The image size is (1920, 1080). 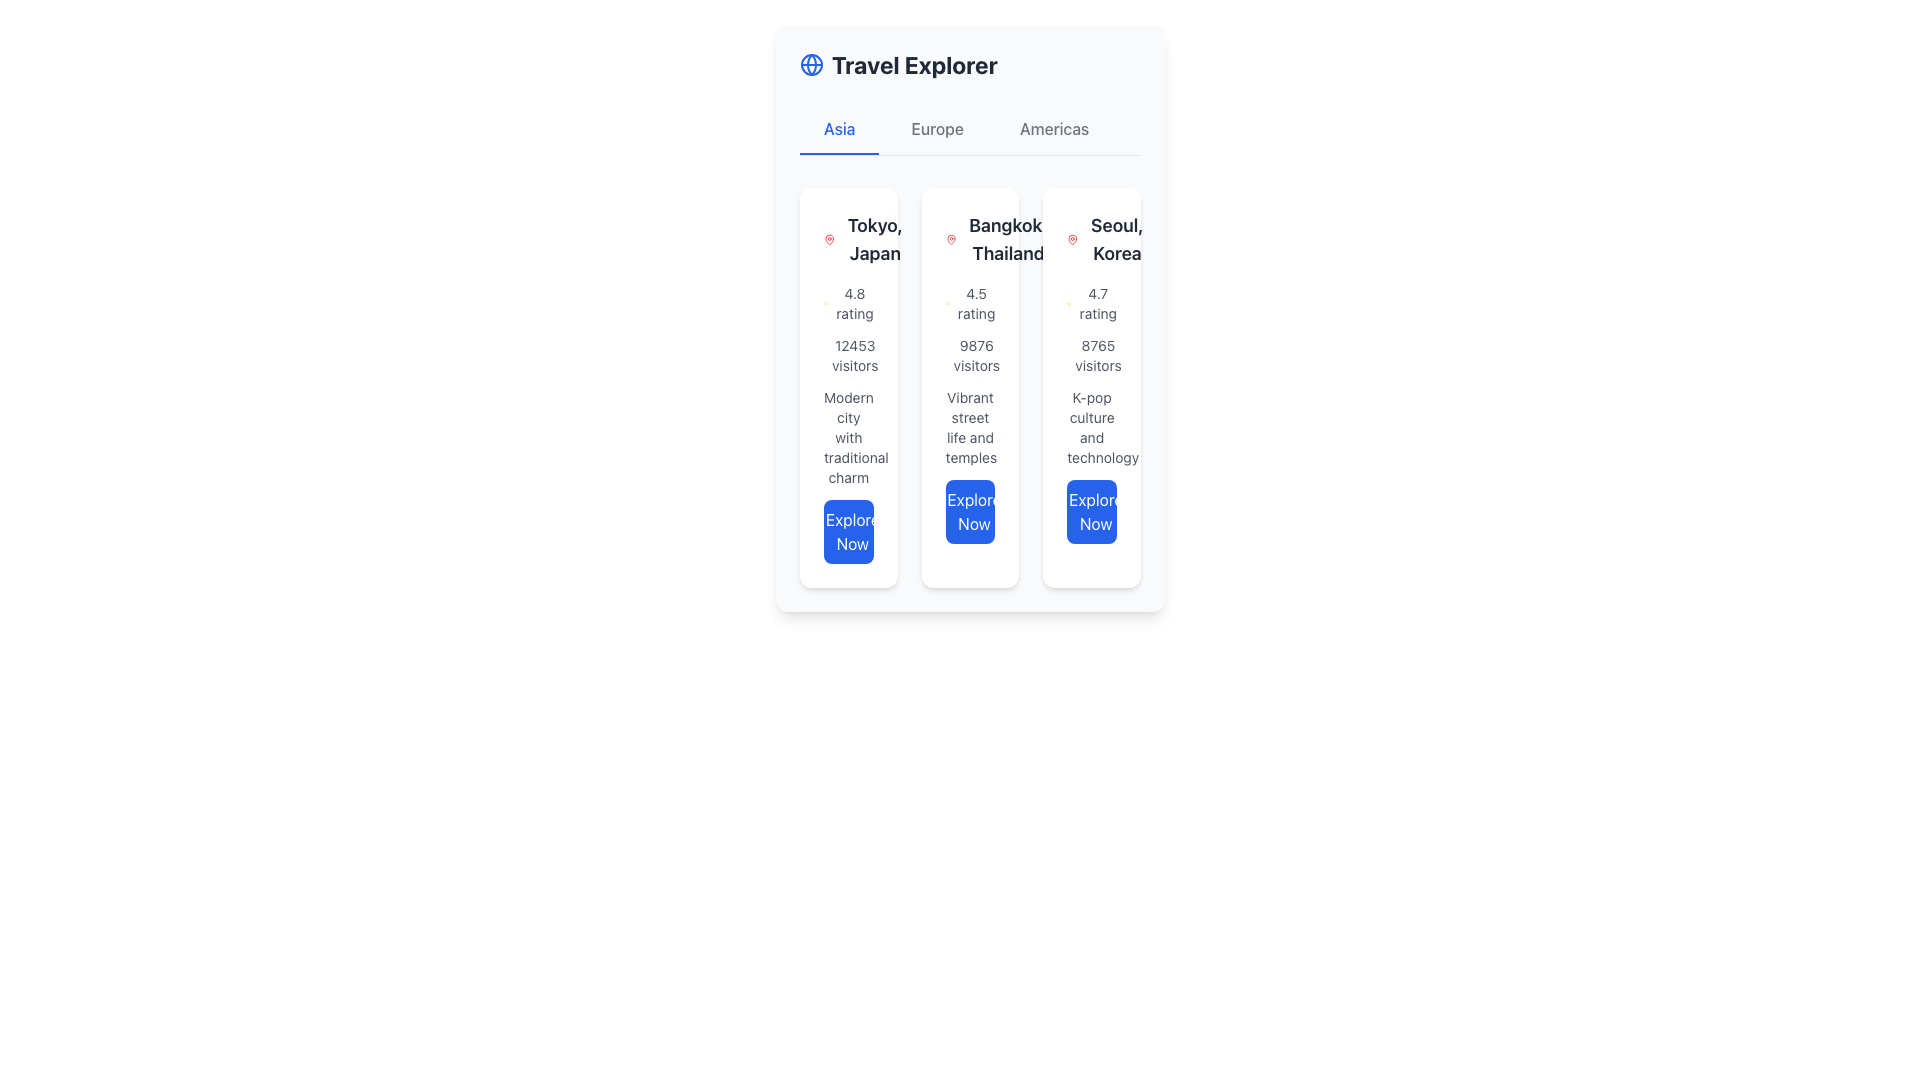 What do you see at coordinates (1097, 354) in the screenshot?
I see `the displayed information about the number of visitors for the destination 'Seoul, Korea' from the Text display located in the rightmost column of the three panels under the 'Asia' tab in the 'Travel Explorer' section` at bounding box center [1097, 354].